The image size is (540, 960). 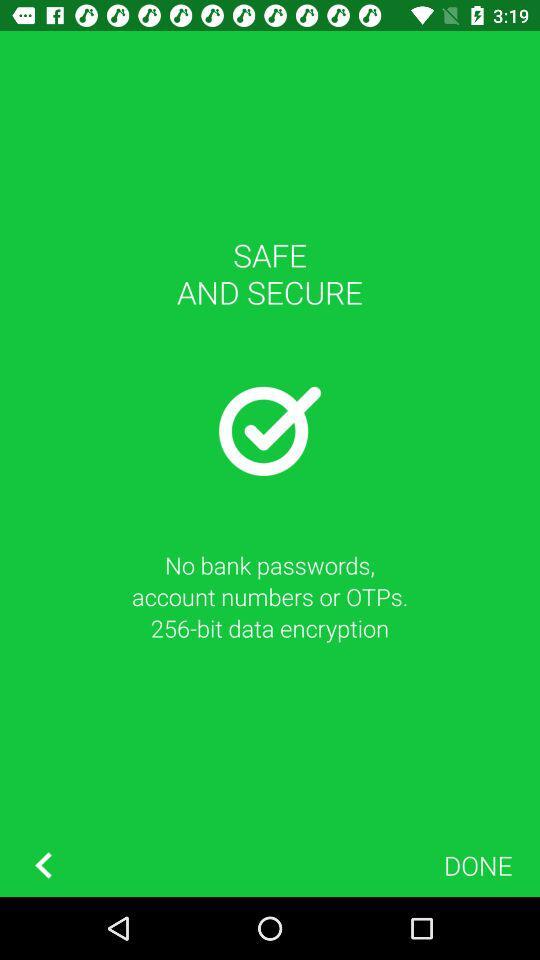 I want to click on the icon to the left of the done icon, so click(x=43, y=864).